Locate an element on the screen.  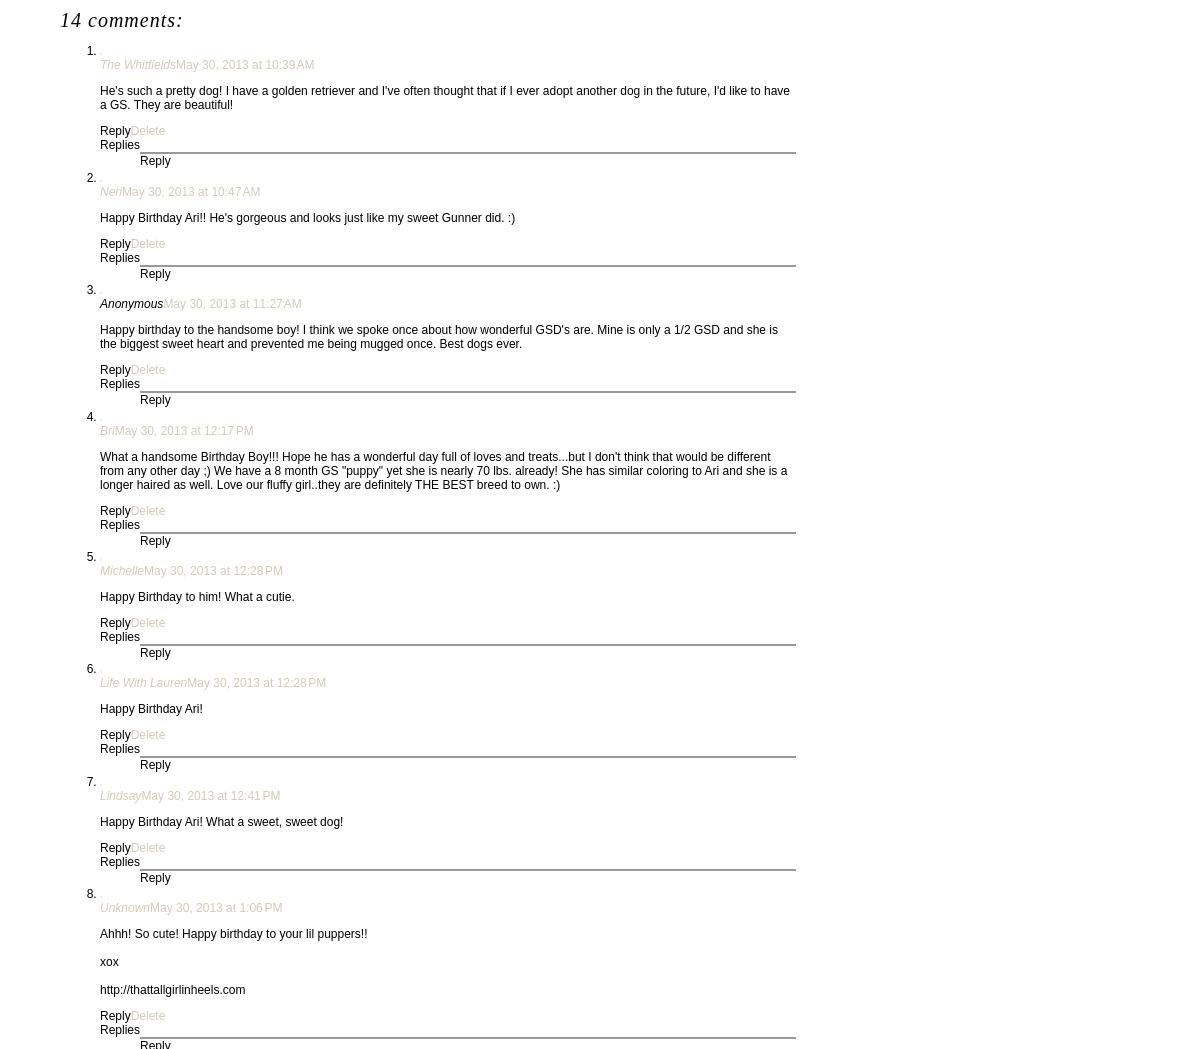
'14 comments:' is located at coordinates (60, 19).